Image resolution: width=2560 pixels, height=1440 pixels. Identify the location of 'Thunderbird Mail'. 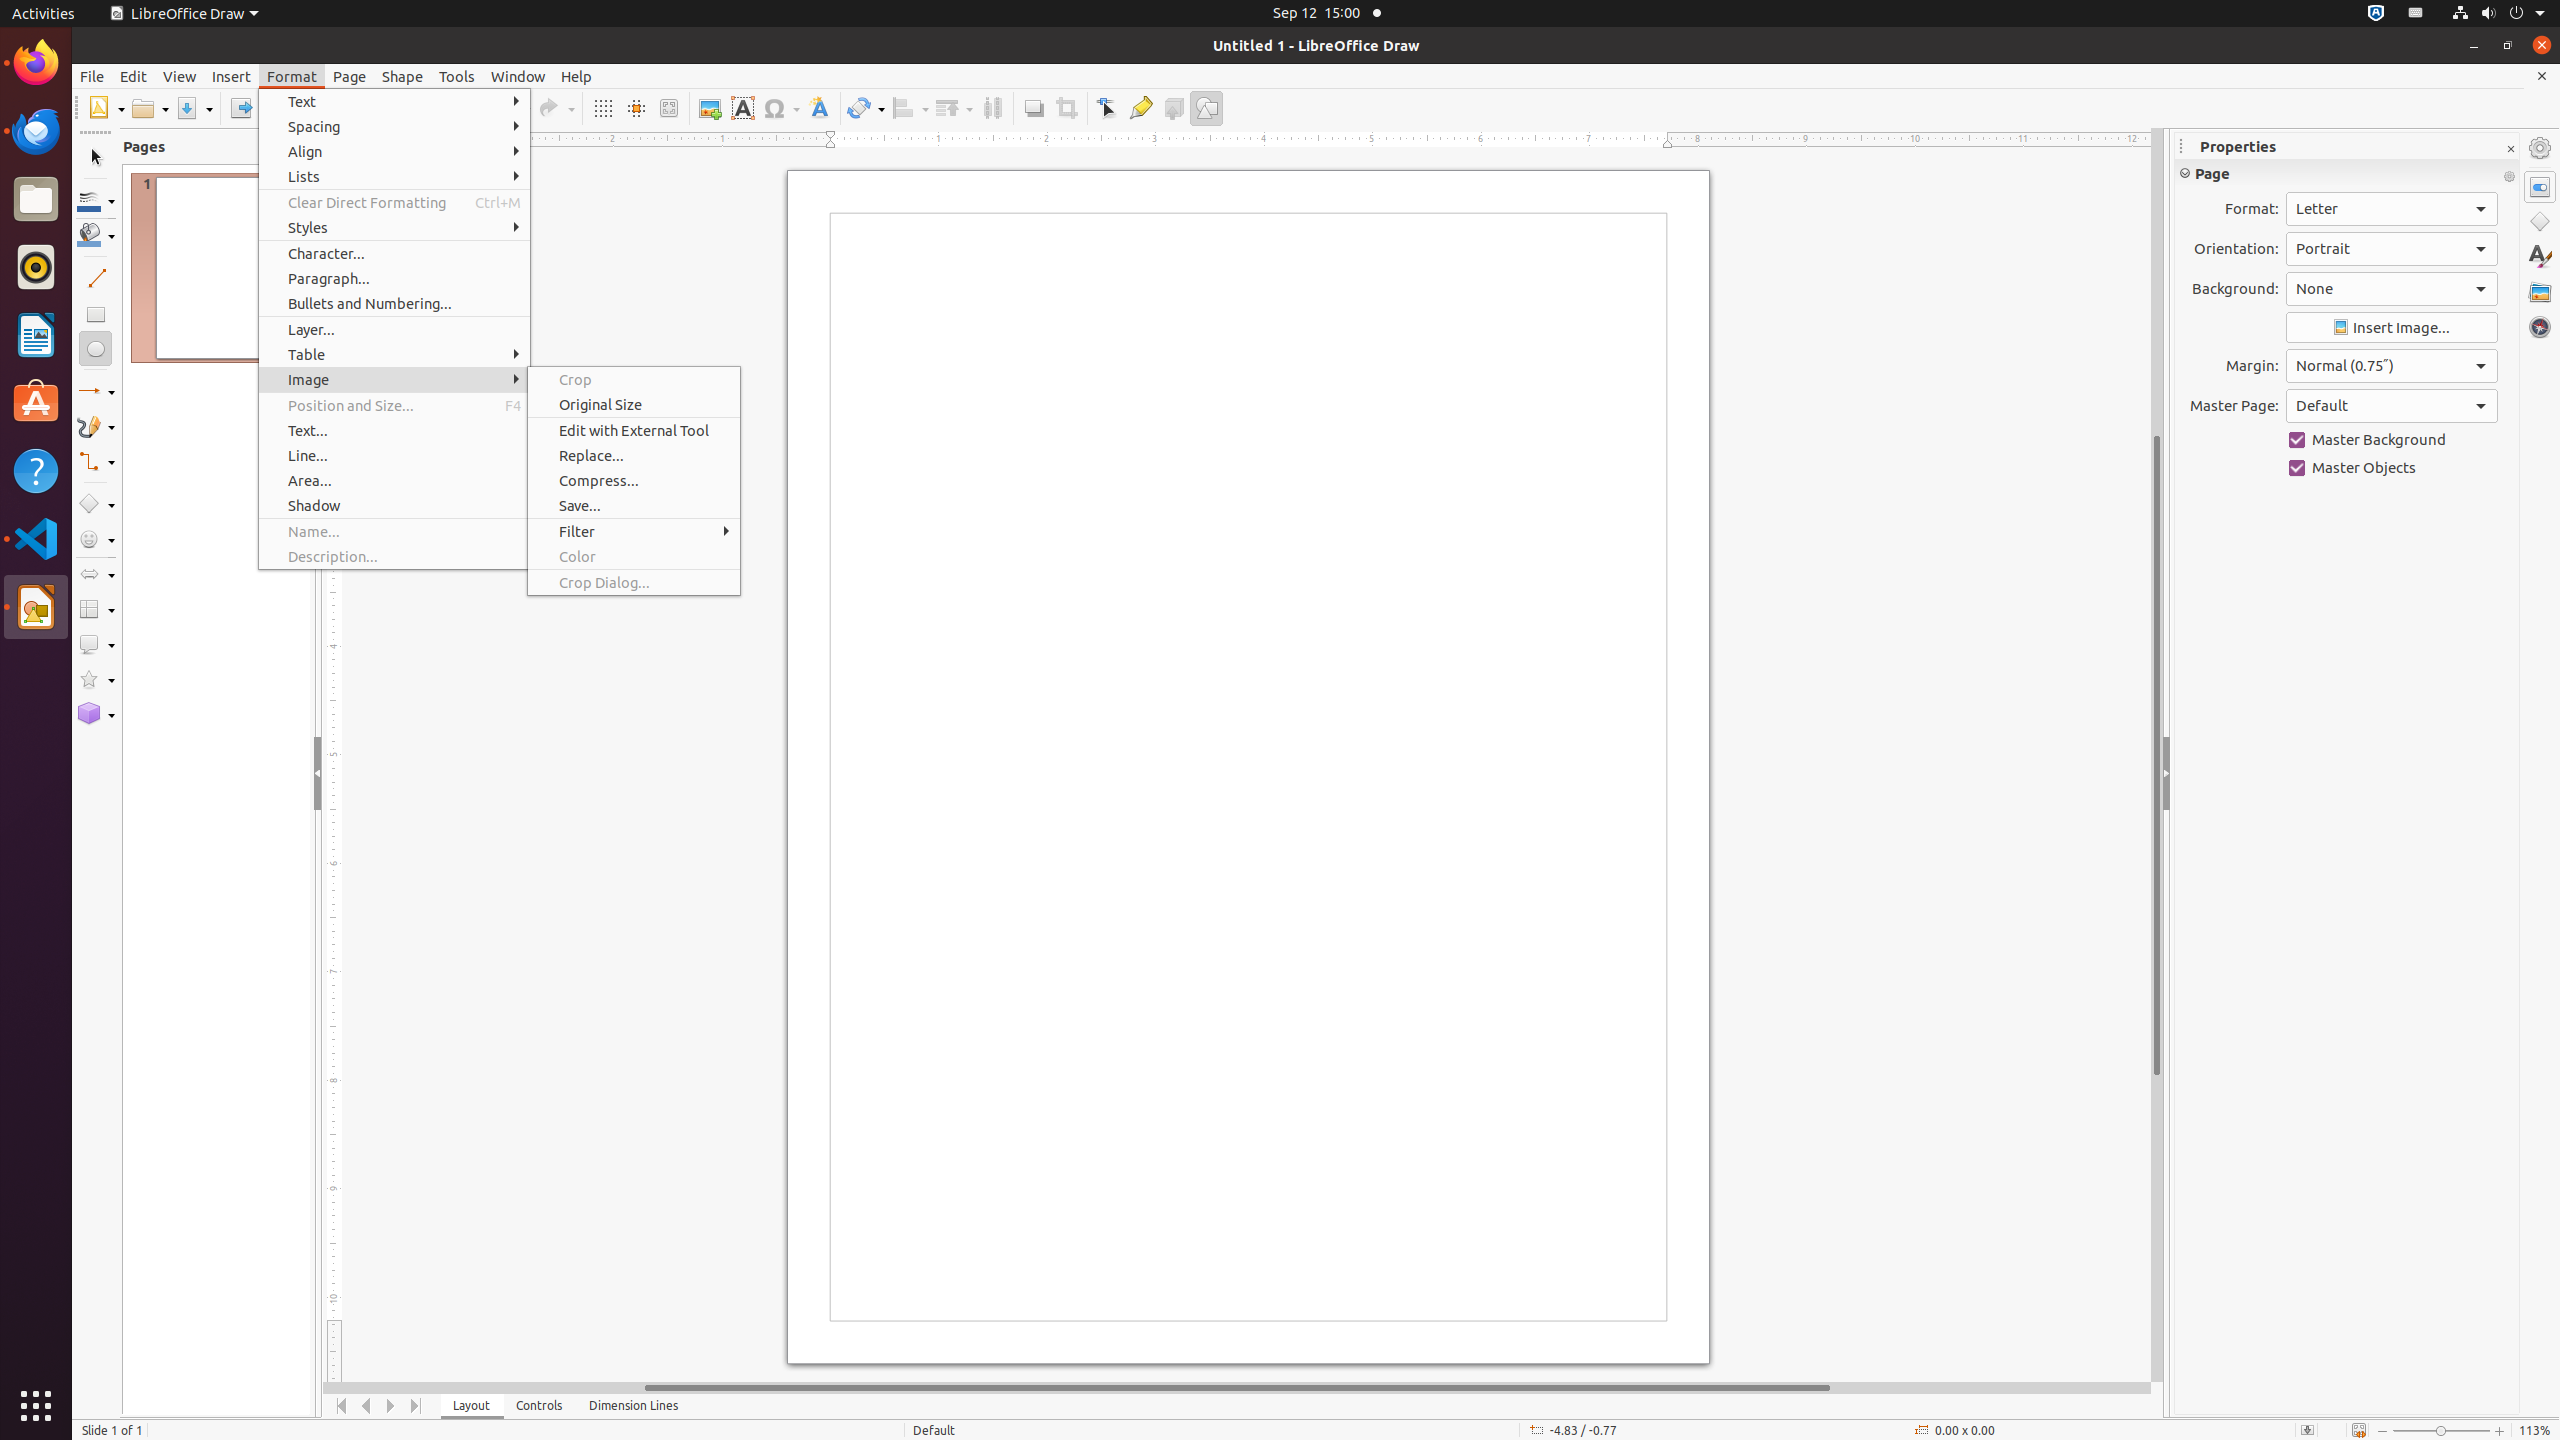
(36, 130).